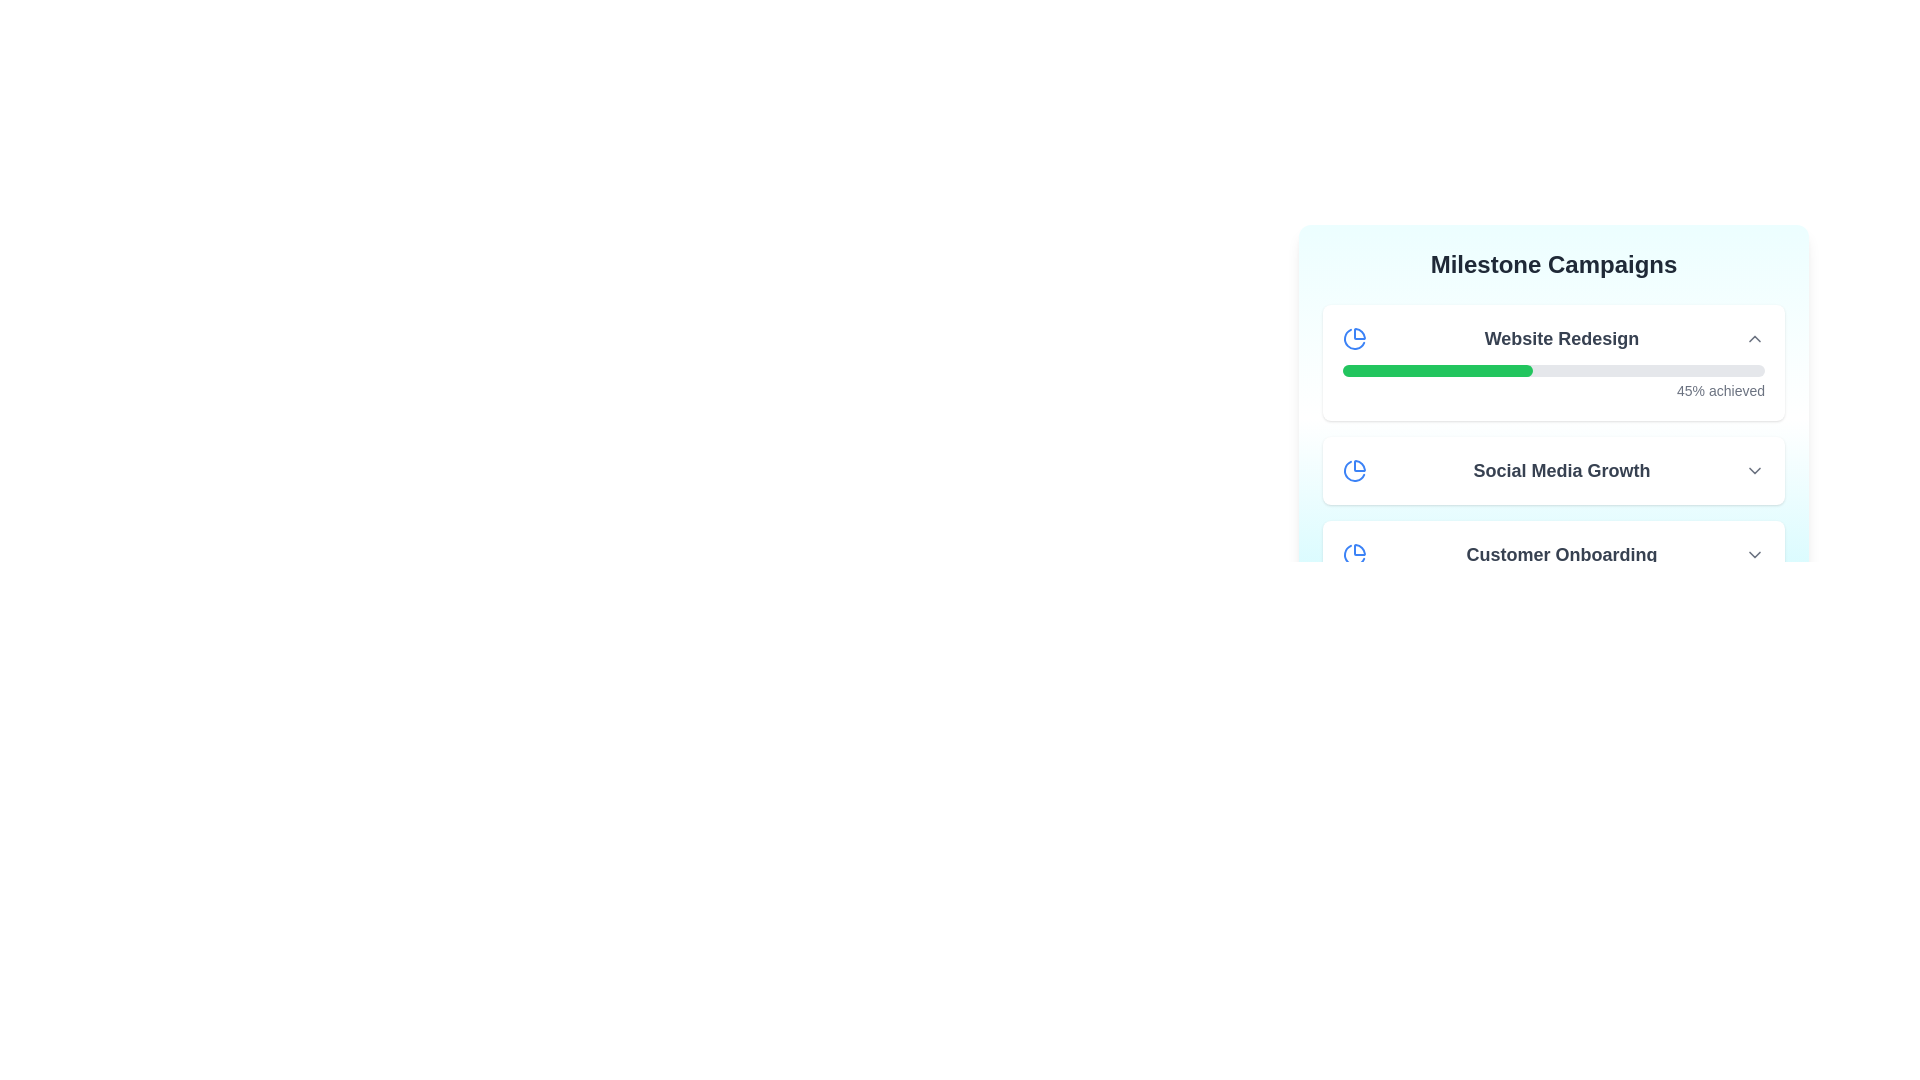 The width and height of the screenshot is (1920, 1080). Describe the element at coordinates (1553, 370) in the screenshot. I see `the progress bar indicating 45% progress within the 'Website Redesign' card in the 'Milestone Campaigns' section` at that location.